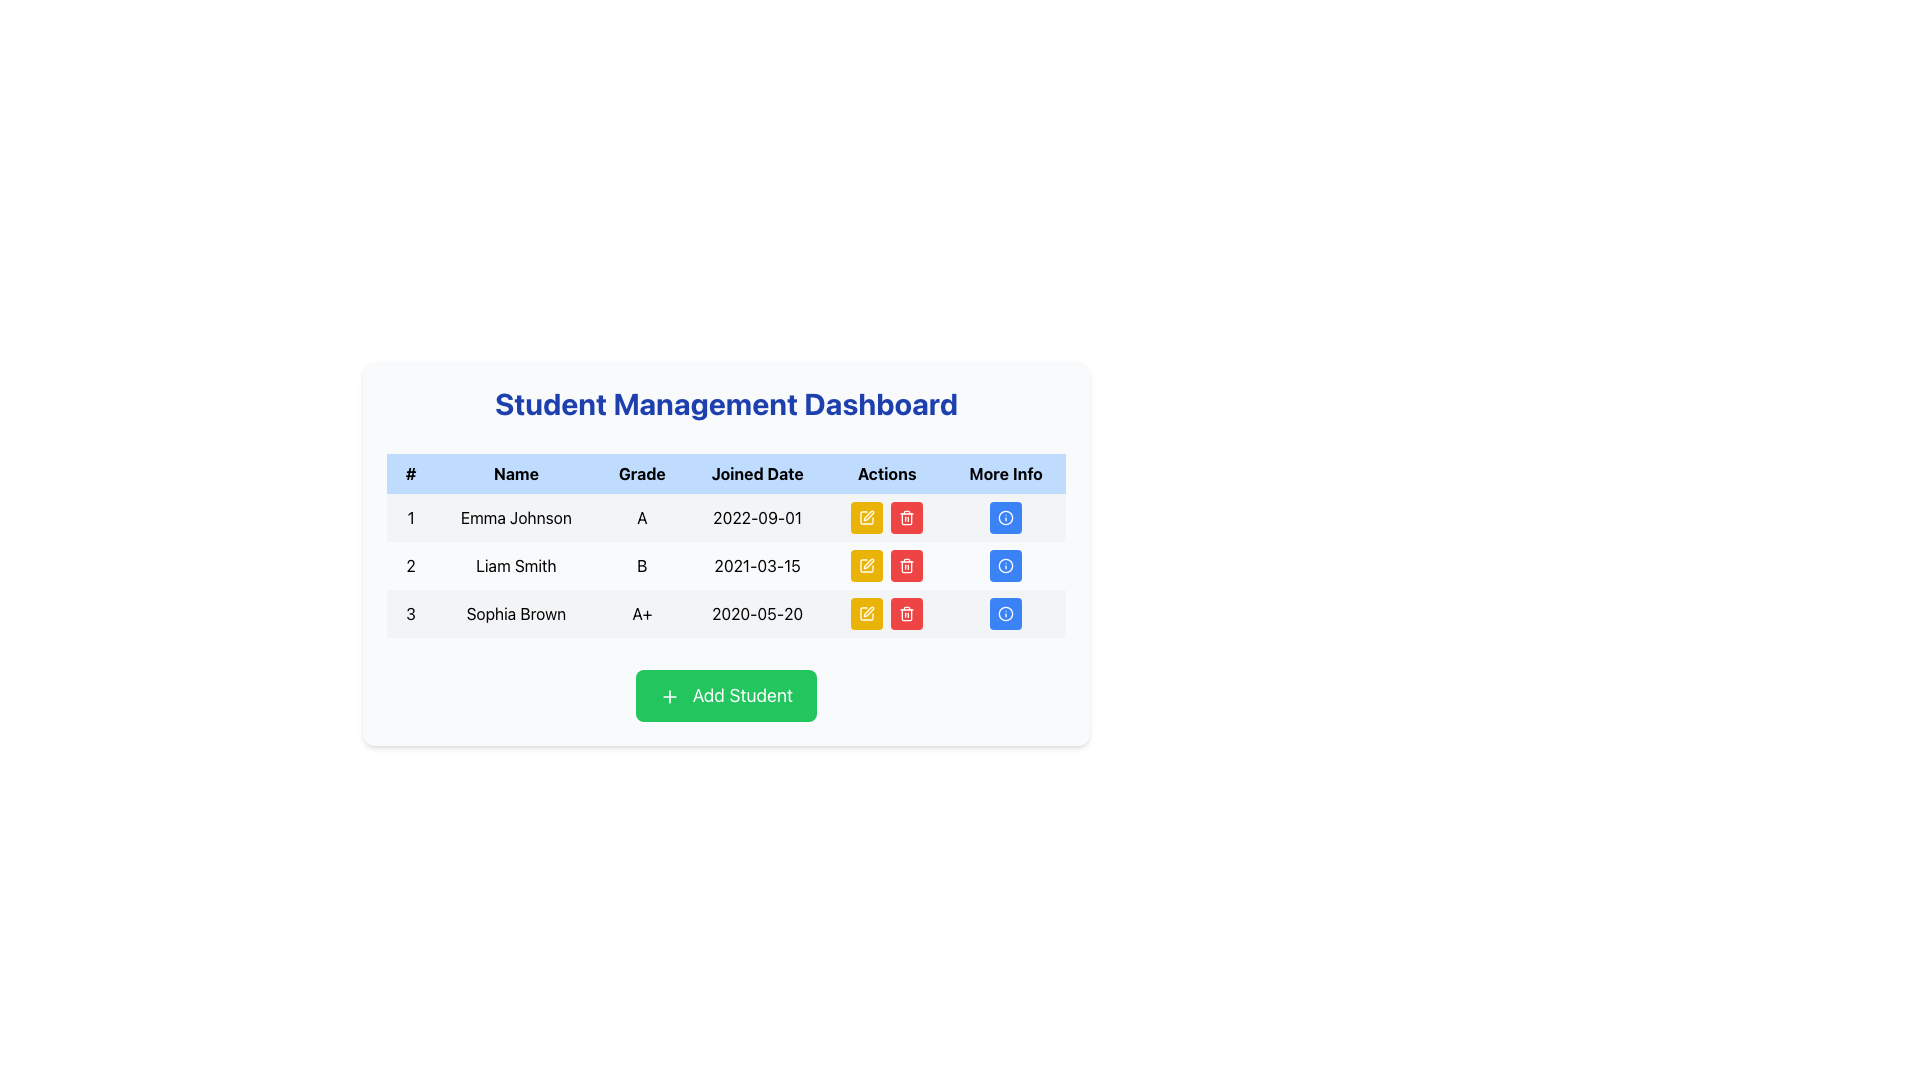  I want to click on the text displaying the date '2021-03-15' located in the fourth column of the table row associated with 'Liam Smith', so click(756, 566).